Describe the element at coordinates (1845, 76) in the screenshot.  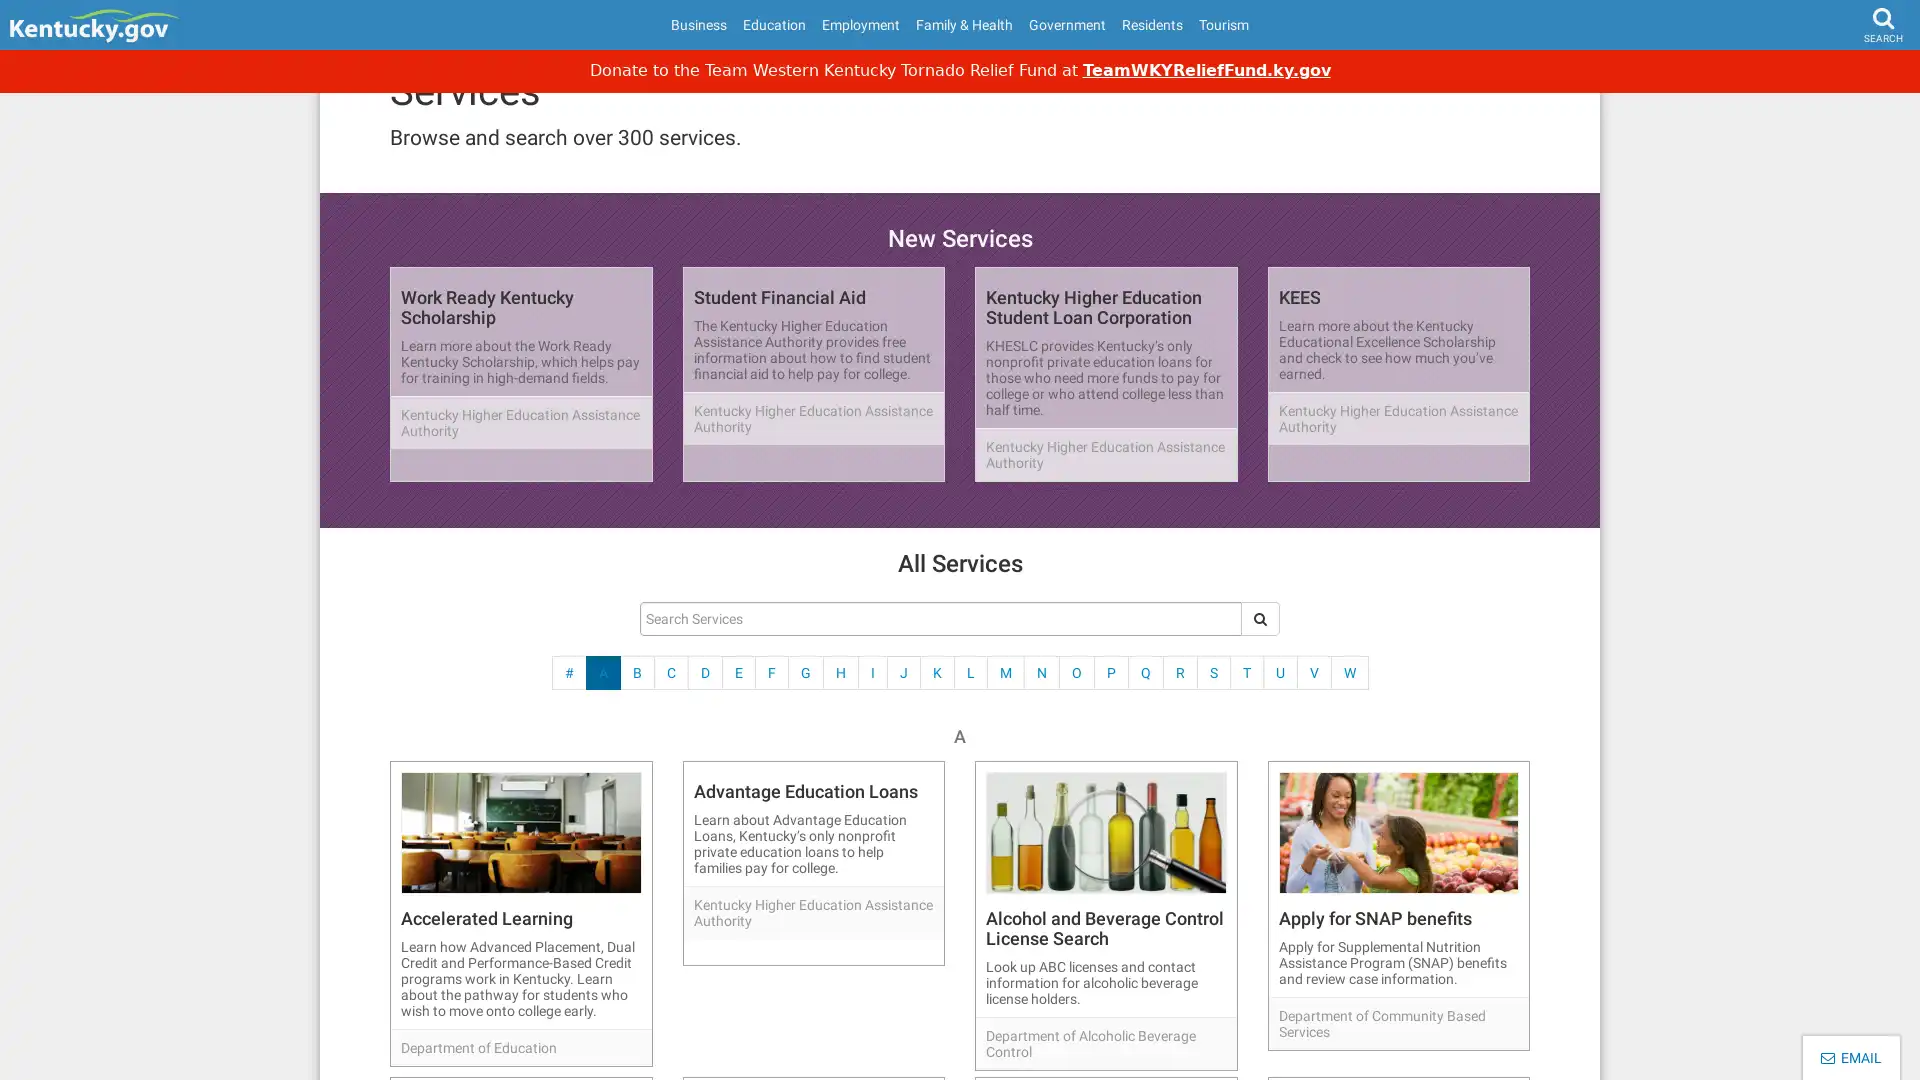
I see `Search` at that location.